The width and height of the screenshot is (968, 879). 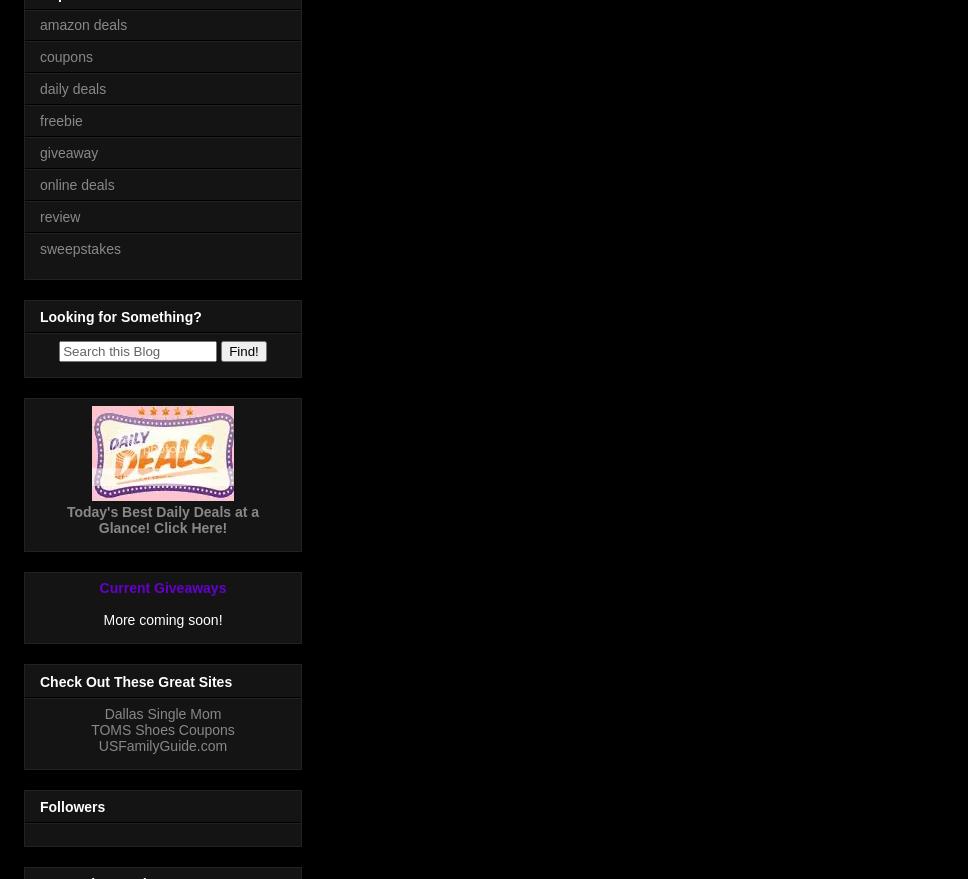 I want to click on 'More coming soon!', so click(x=162, y=619).